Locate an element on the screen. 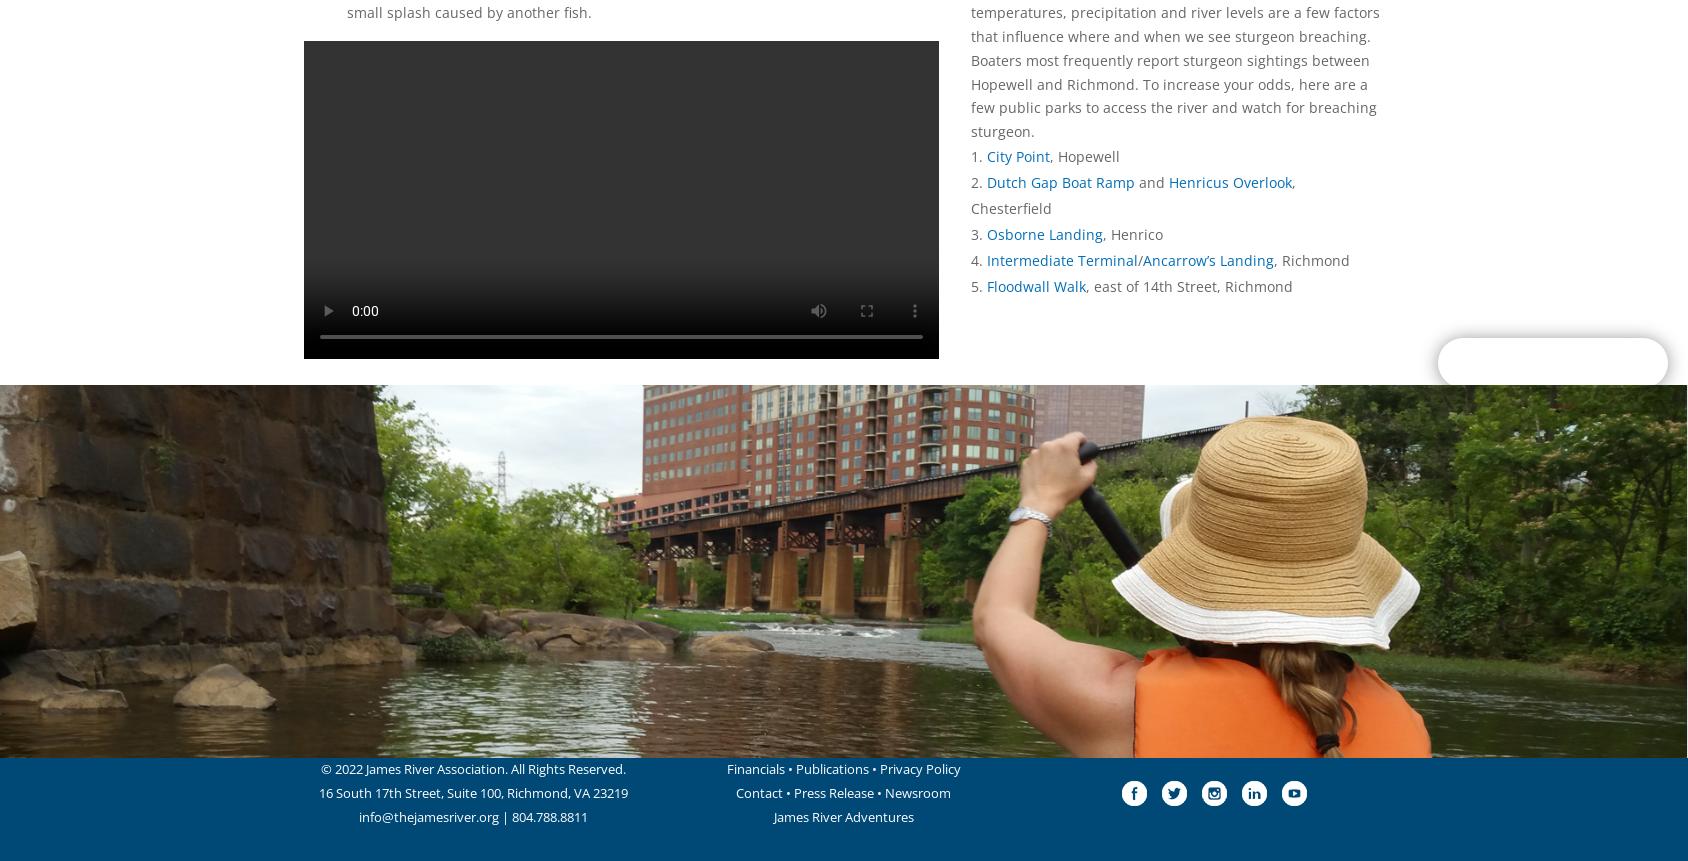  '/' is located at coordinates (1139, 260).